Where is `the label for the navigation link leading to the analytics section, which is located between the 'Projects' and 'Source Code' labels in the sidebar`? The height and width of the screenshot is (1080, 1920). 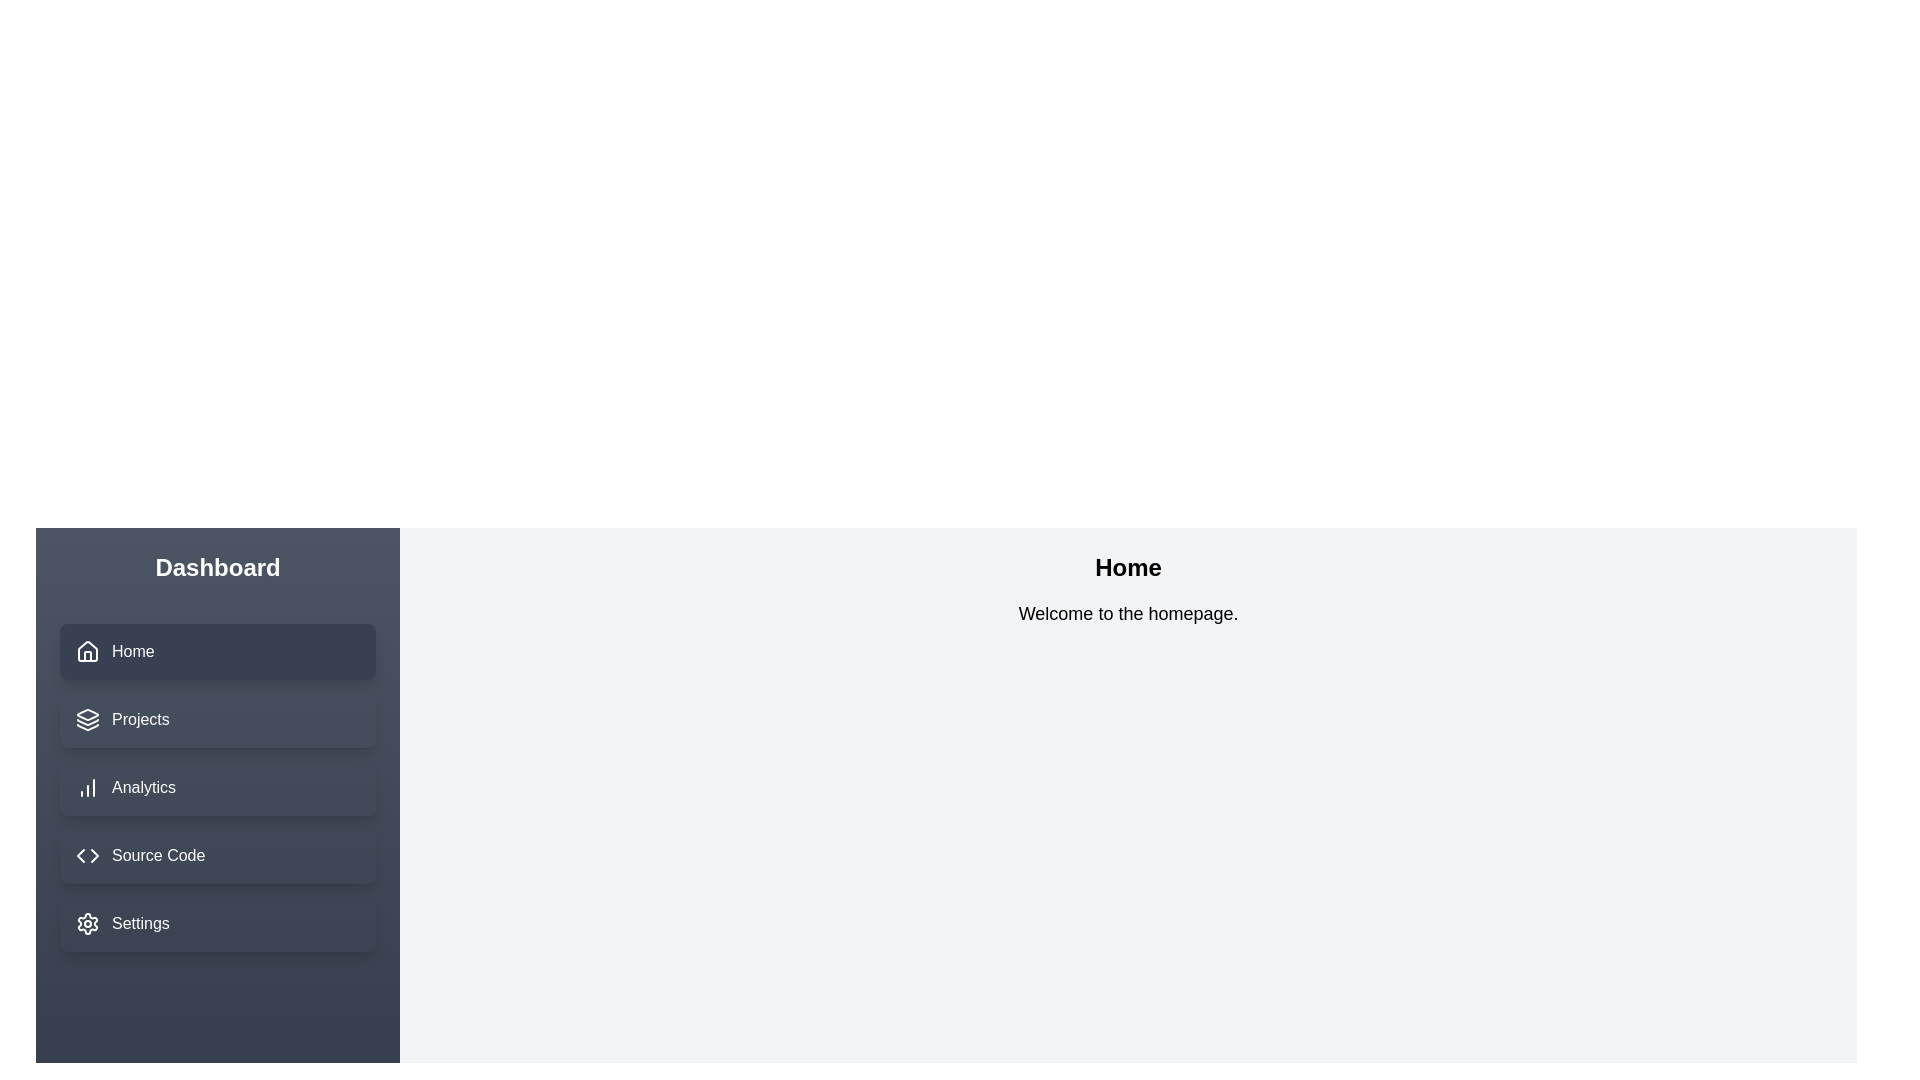 the label for the navigation link leading to the analytics section, which is located between the 'Projects' and 'Source Code' labels in the sidebar is located at coordinates (143, 786).